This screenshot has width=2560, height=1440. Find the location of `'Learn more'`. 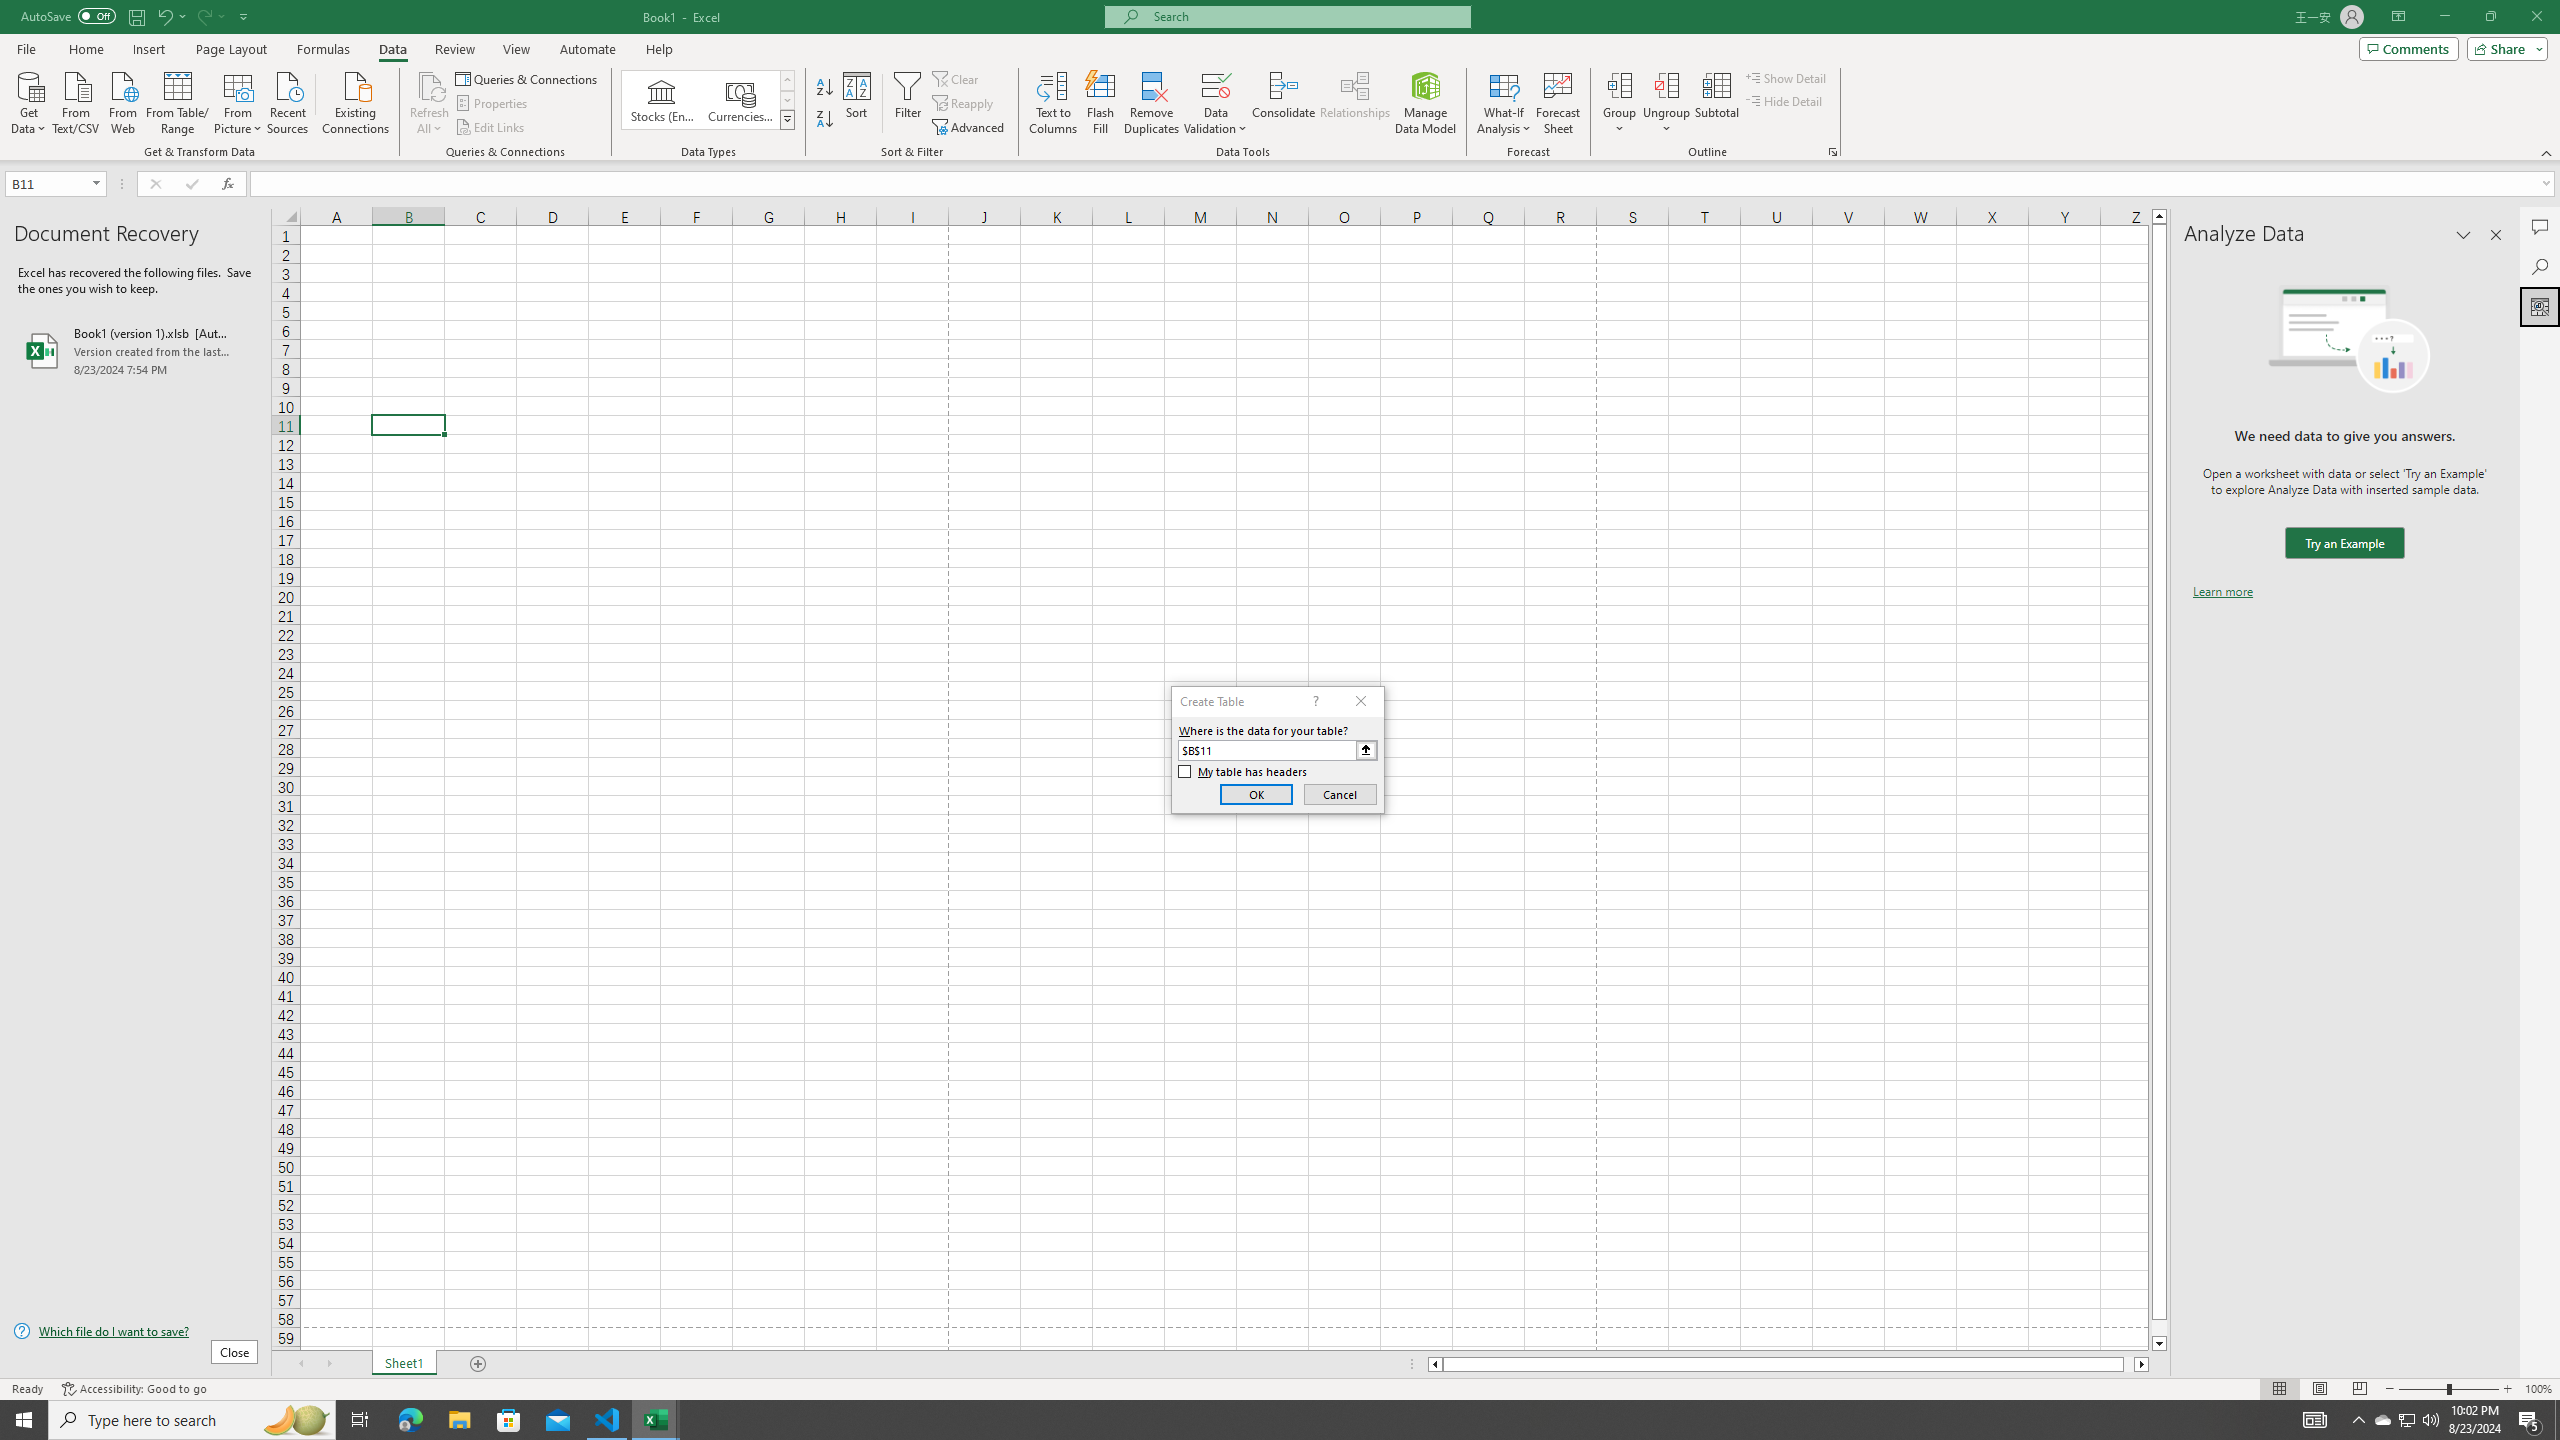

'Learn more' is located at coordinates (2222, 590).